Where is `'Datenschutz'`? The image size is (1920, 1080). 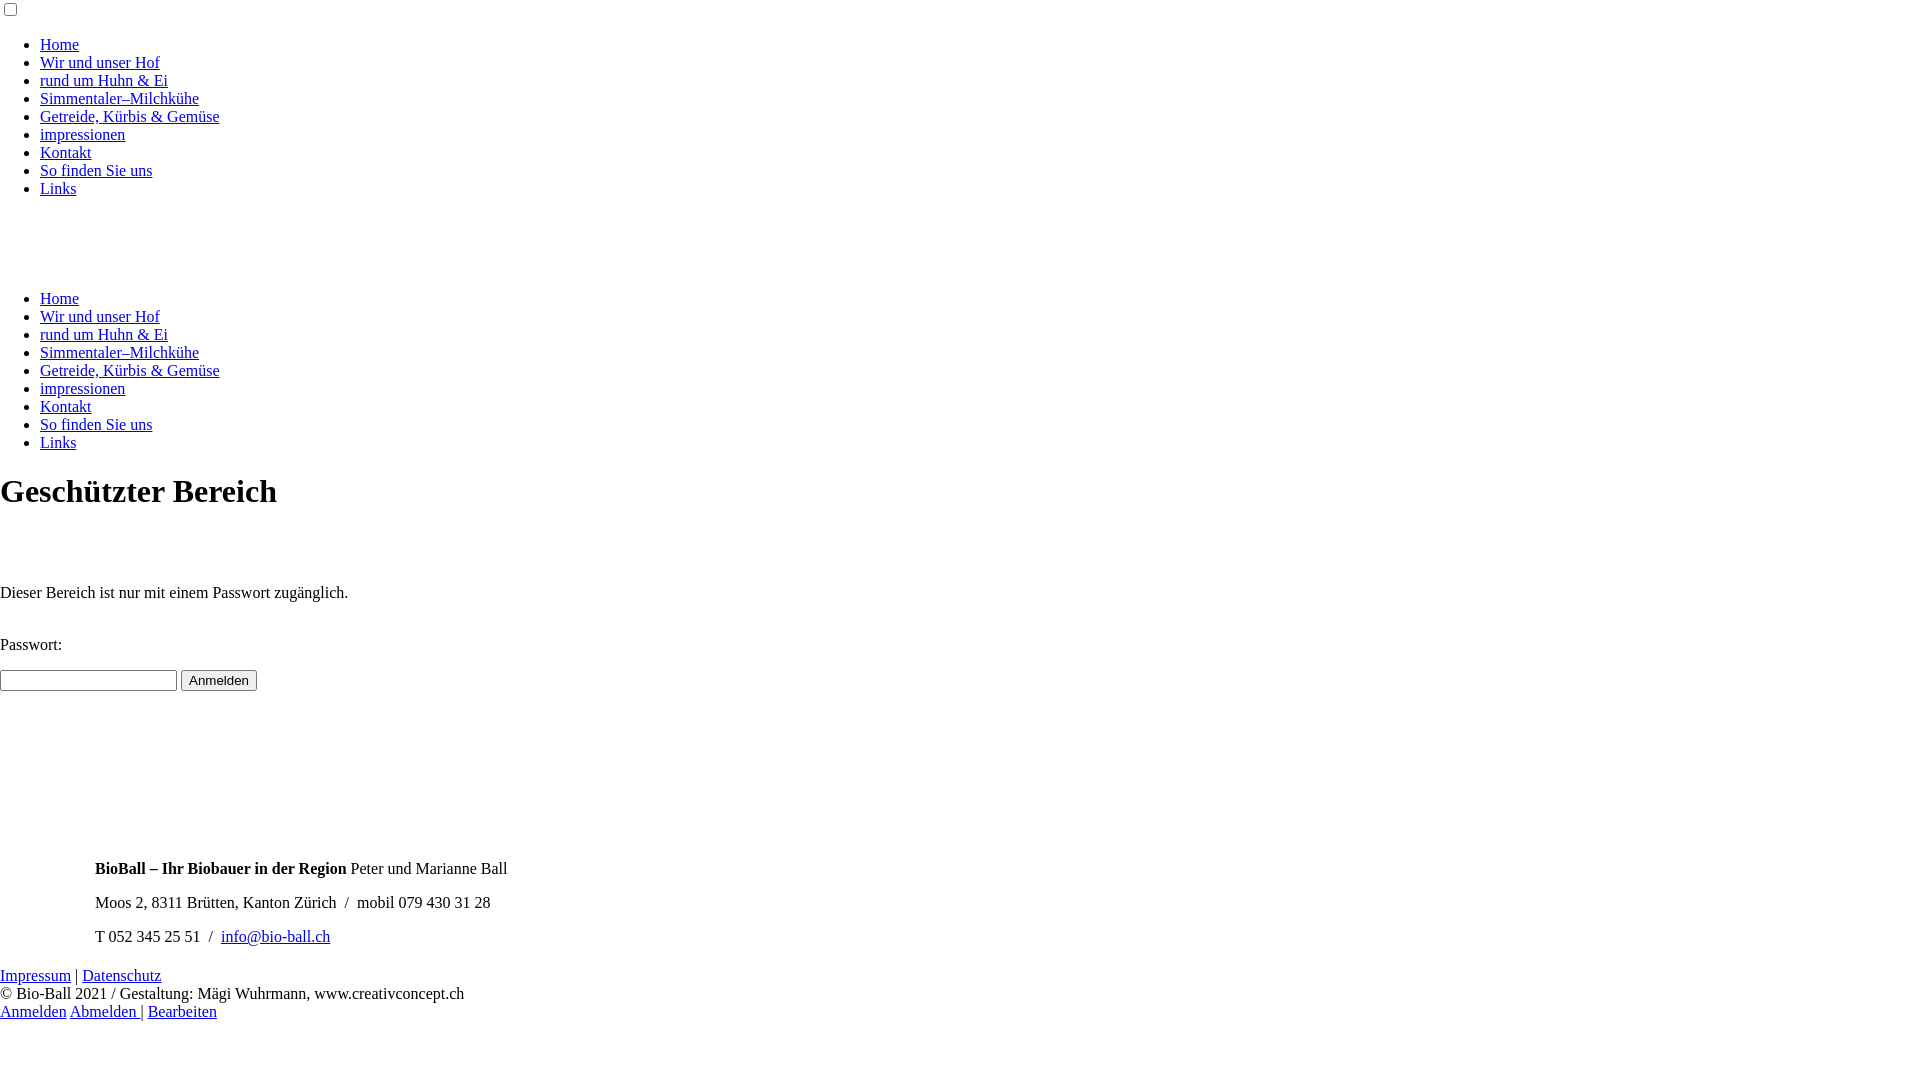
'Datenschutz' is located at coordinates (80, 974).